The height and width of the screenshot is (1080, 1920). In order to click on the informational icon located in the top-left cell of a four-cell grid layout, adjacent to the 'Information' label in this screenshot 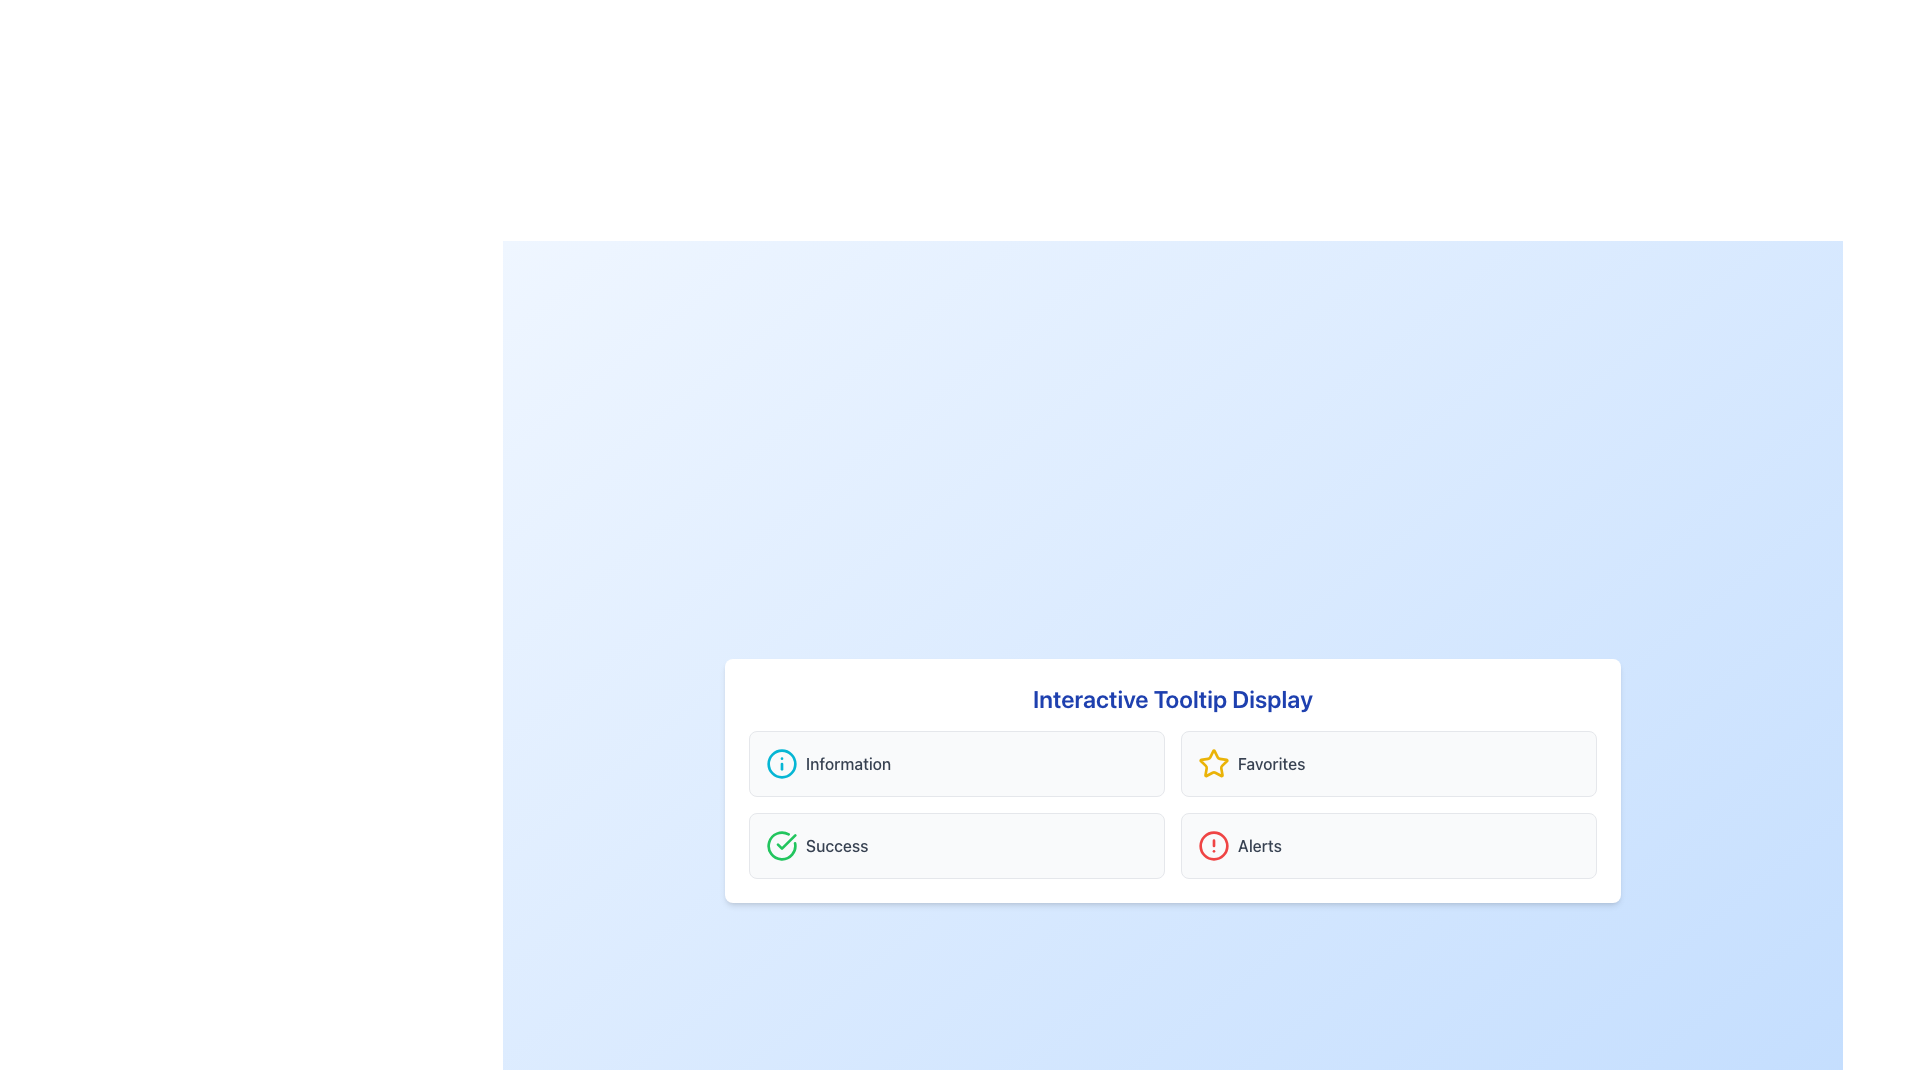, I will do `click(781, 763)`.